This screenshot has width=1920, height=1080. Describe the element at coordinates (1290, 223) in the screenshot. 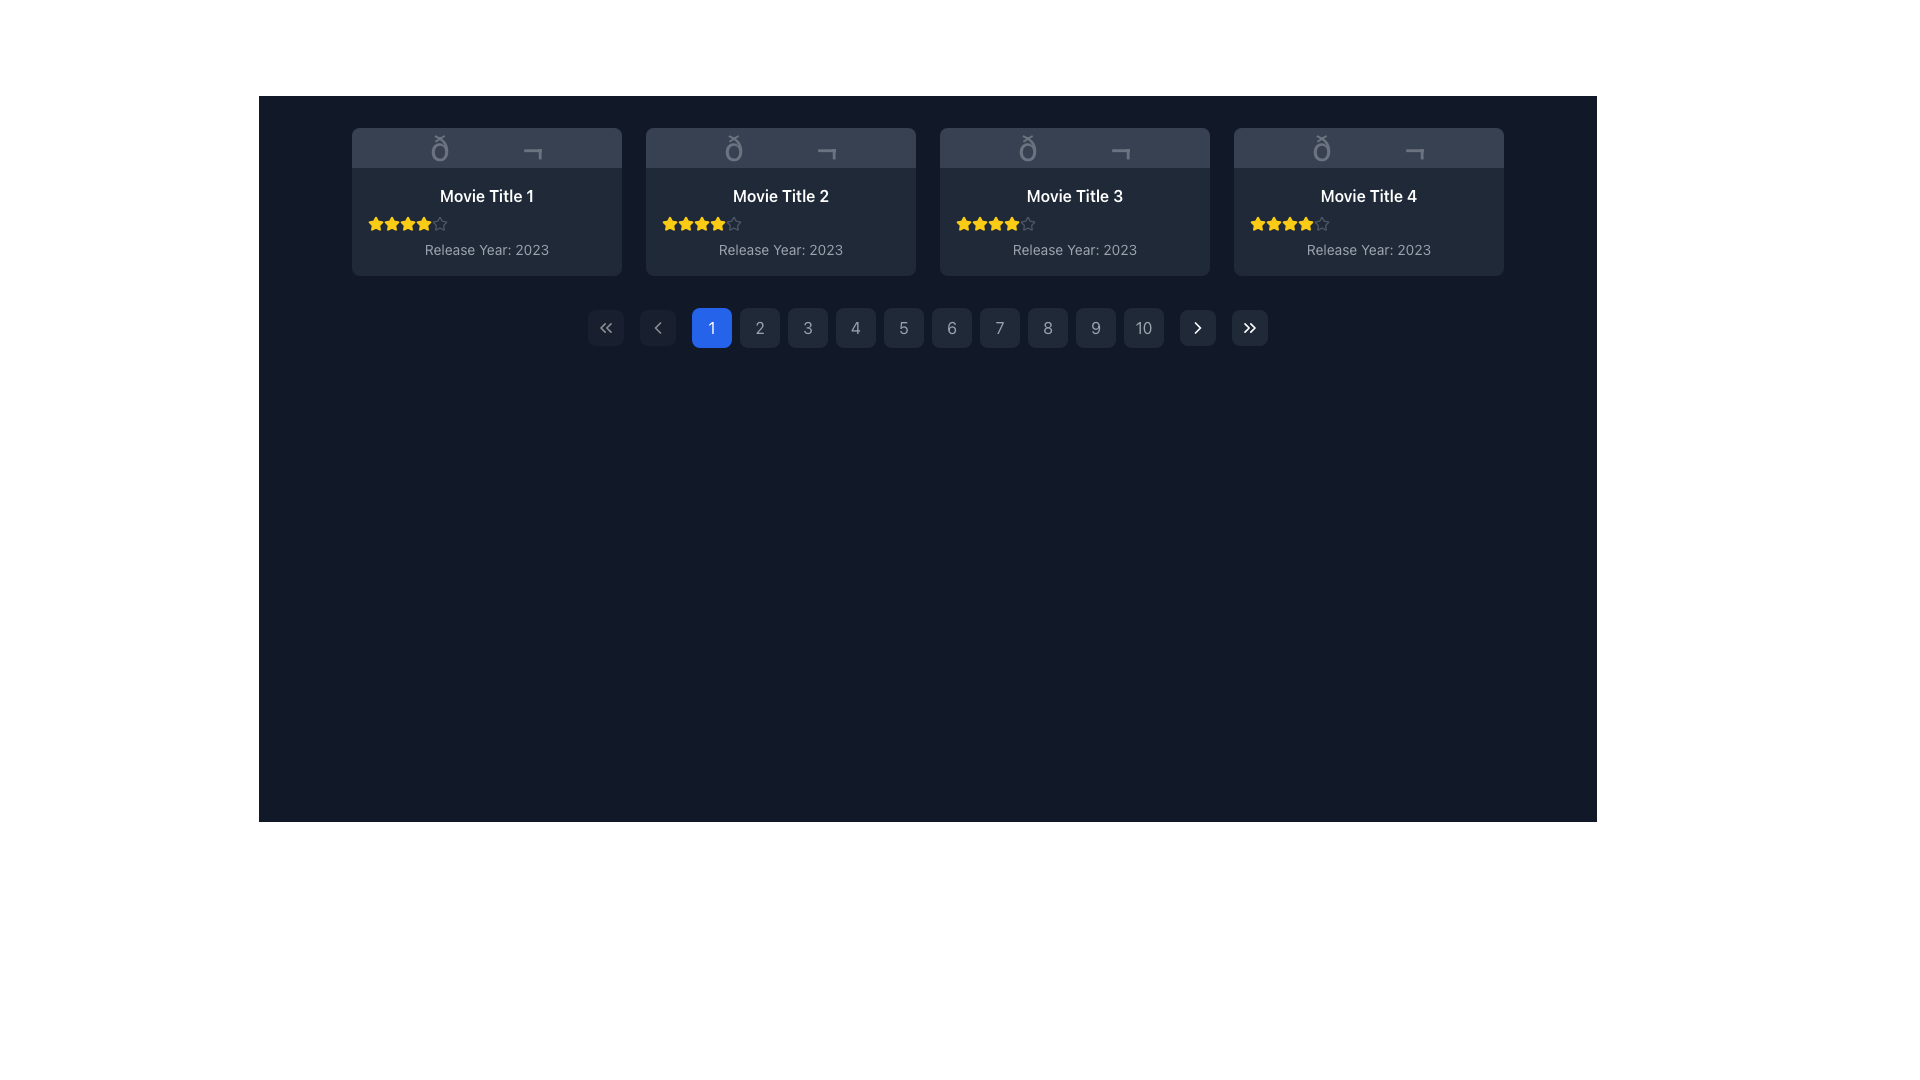

I see `the yellow star icon located in the rating section next to 'Movie Title 4', which is the fifth star in a row of six stars` at that location.